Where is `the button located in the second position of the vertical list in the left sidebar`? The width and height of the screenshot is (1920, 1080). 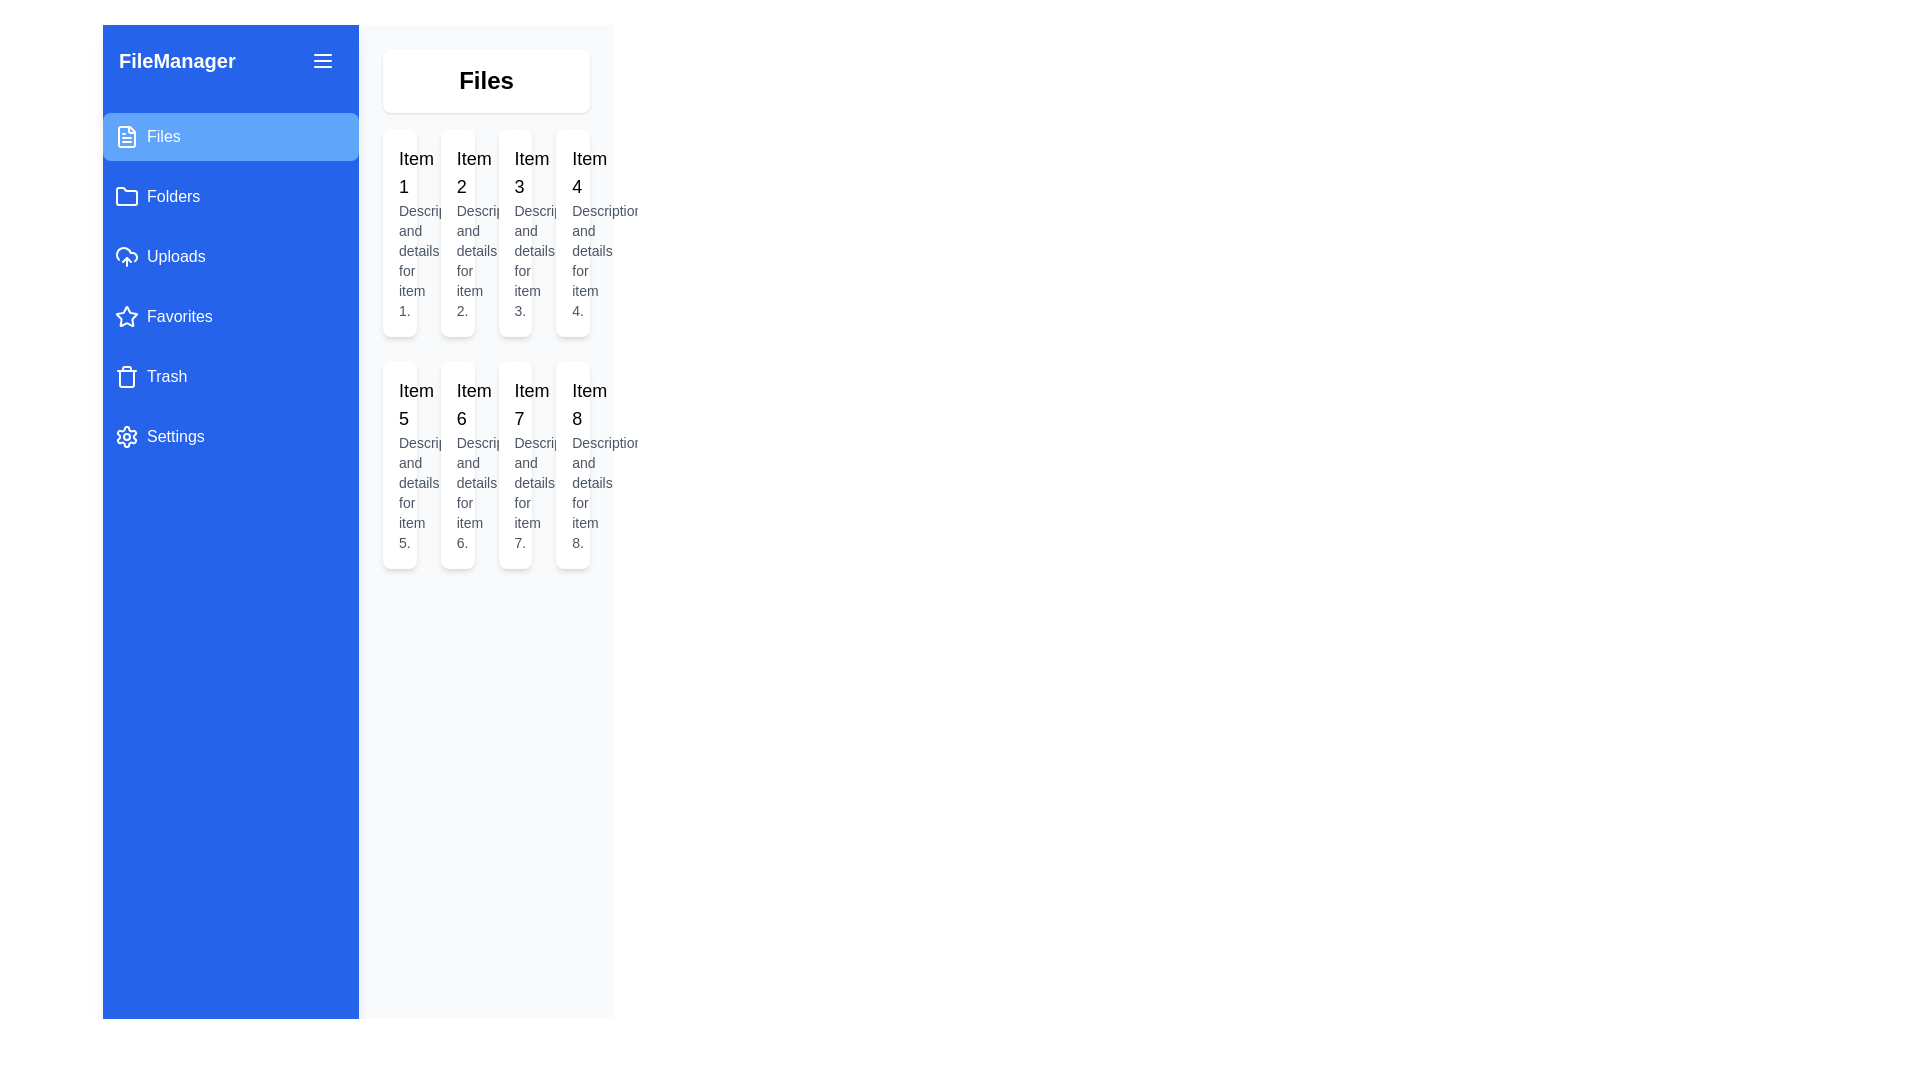 the button located in the second position of the vertical list in the left sidebar is located at coordinates (230, 196).